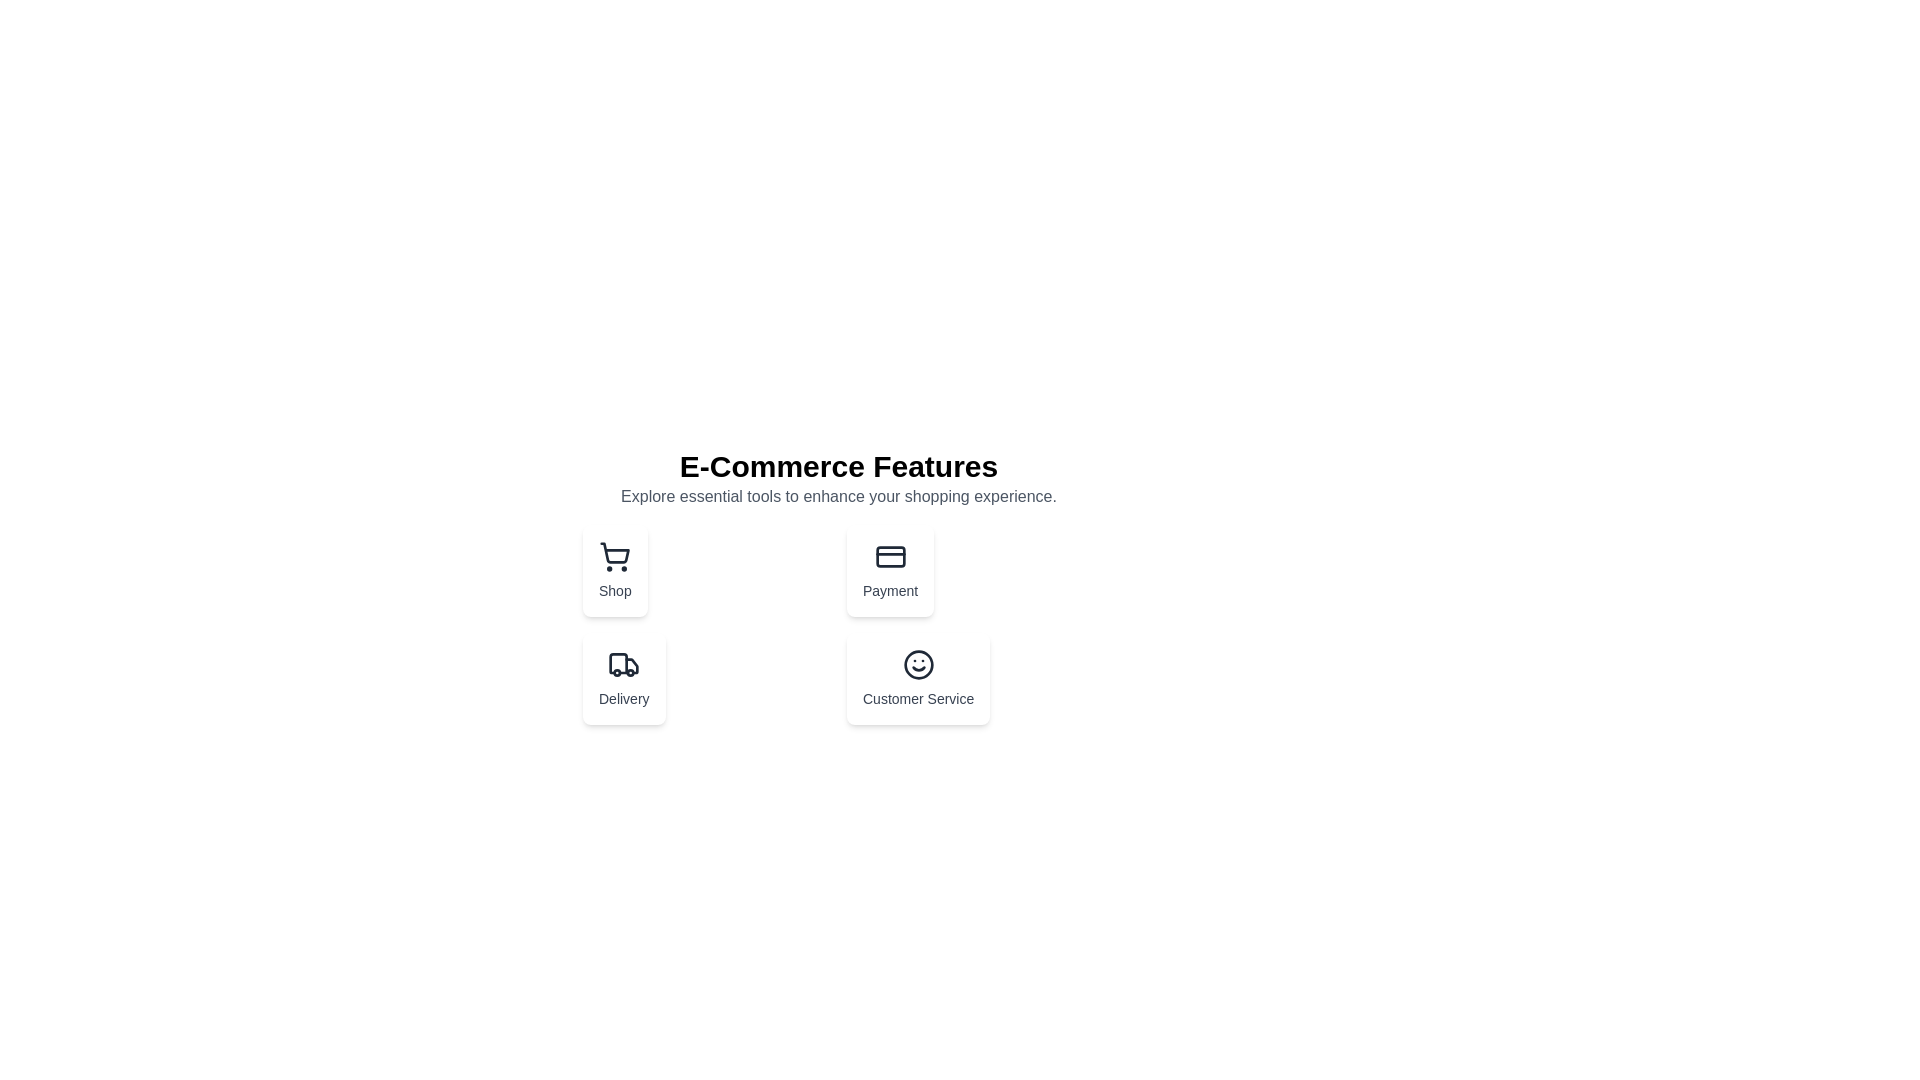 The width and height of the screenshot is (1920, 1080). Describe the element at coordinates (706, 677) in the screenshot. I see `the delivery management button located in the third column of the first row below 'E-Commerce Features'` at that location.